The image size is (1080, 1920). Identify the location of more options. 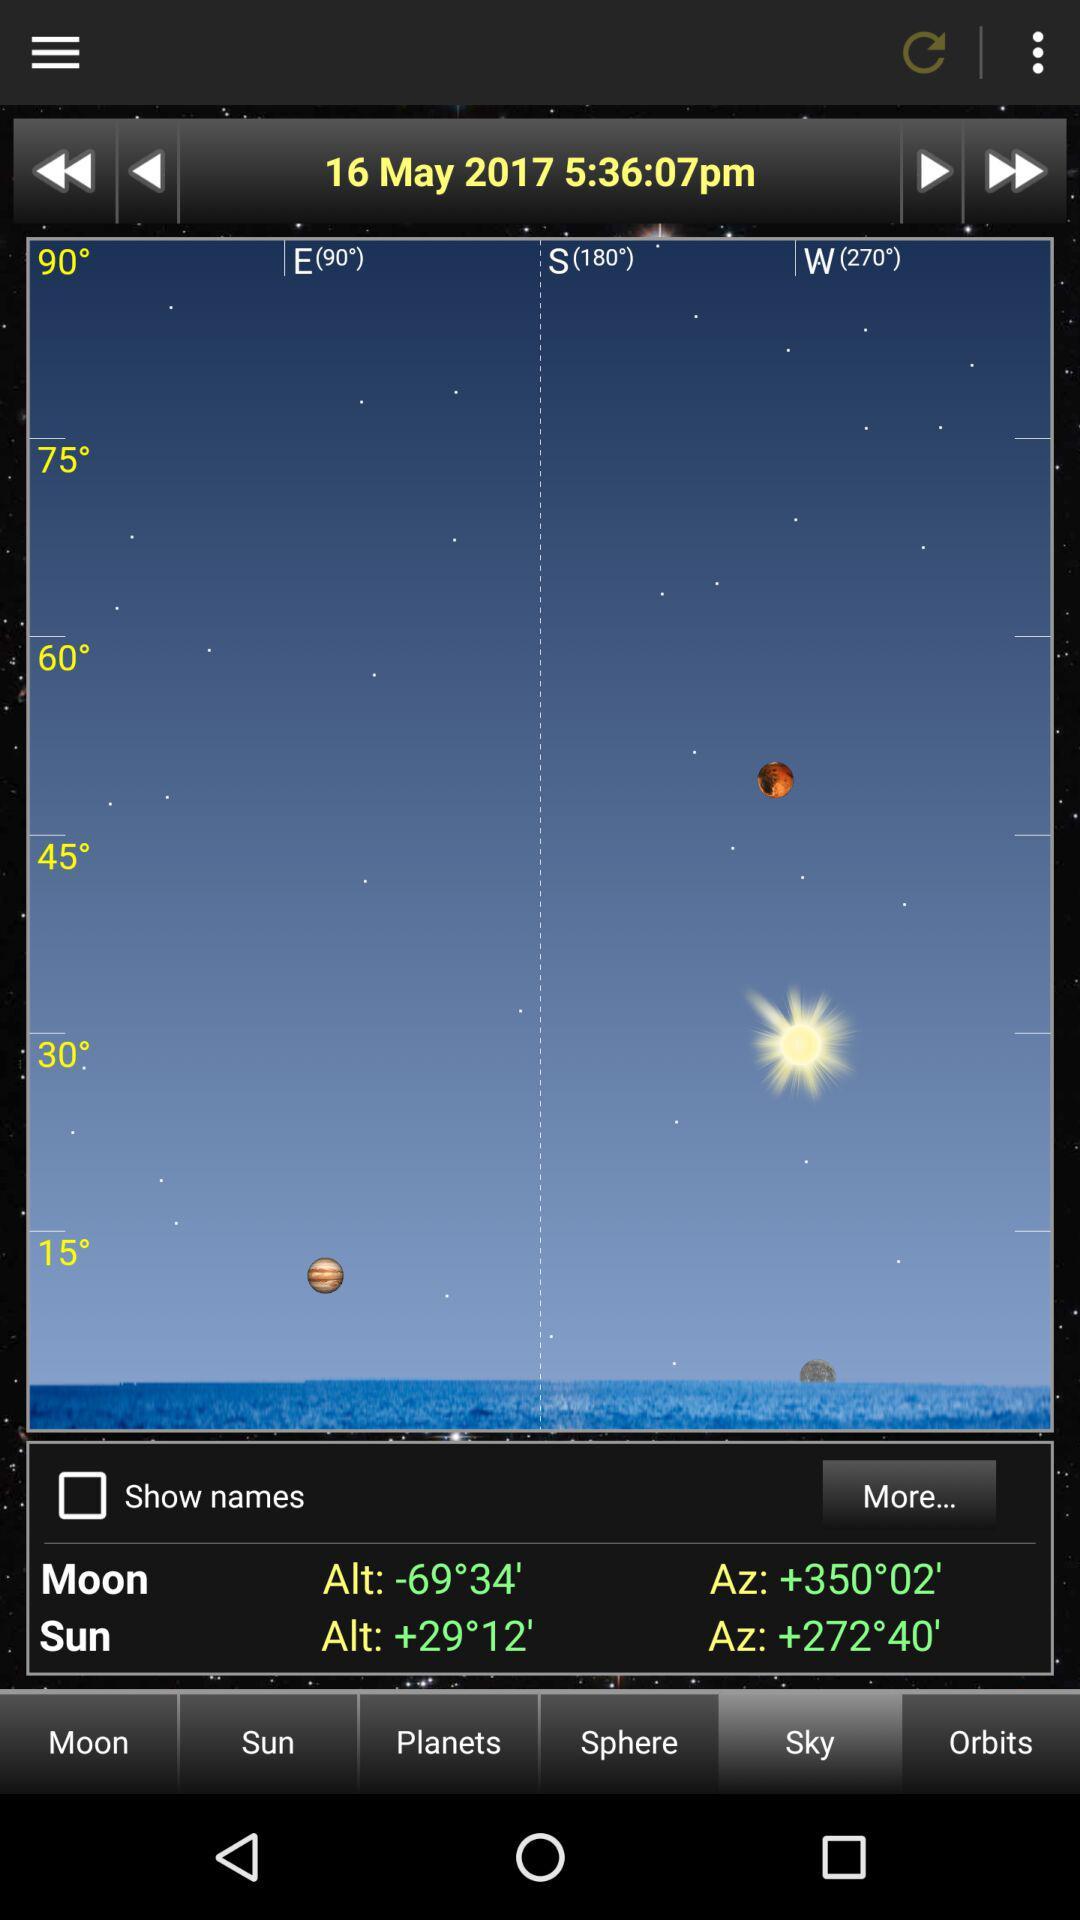
(1036, 52).